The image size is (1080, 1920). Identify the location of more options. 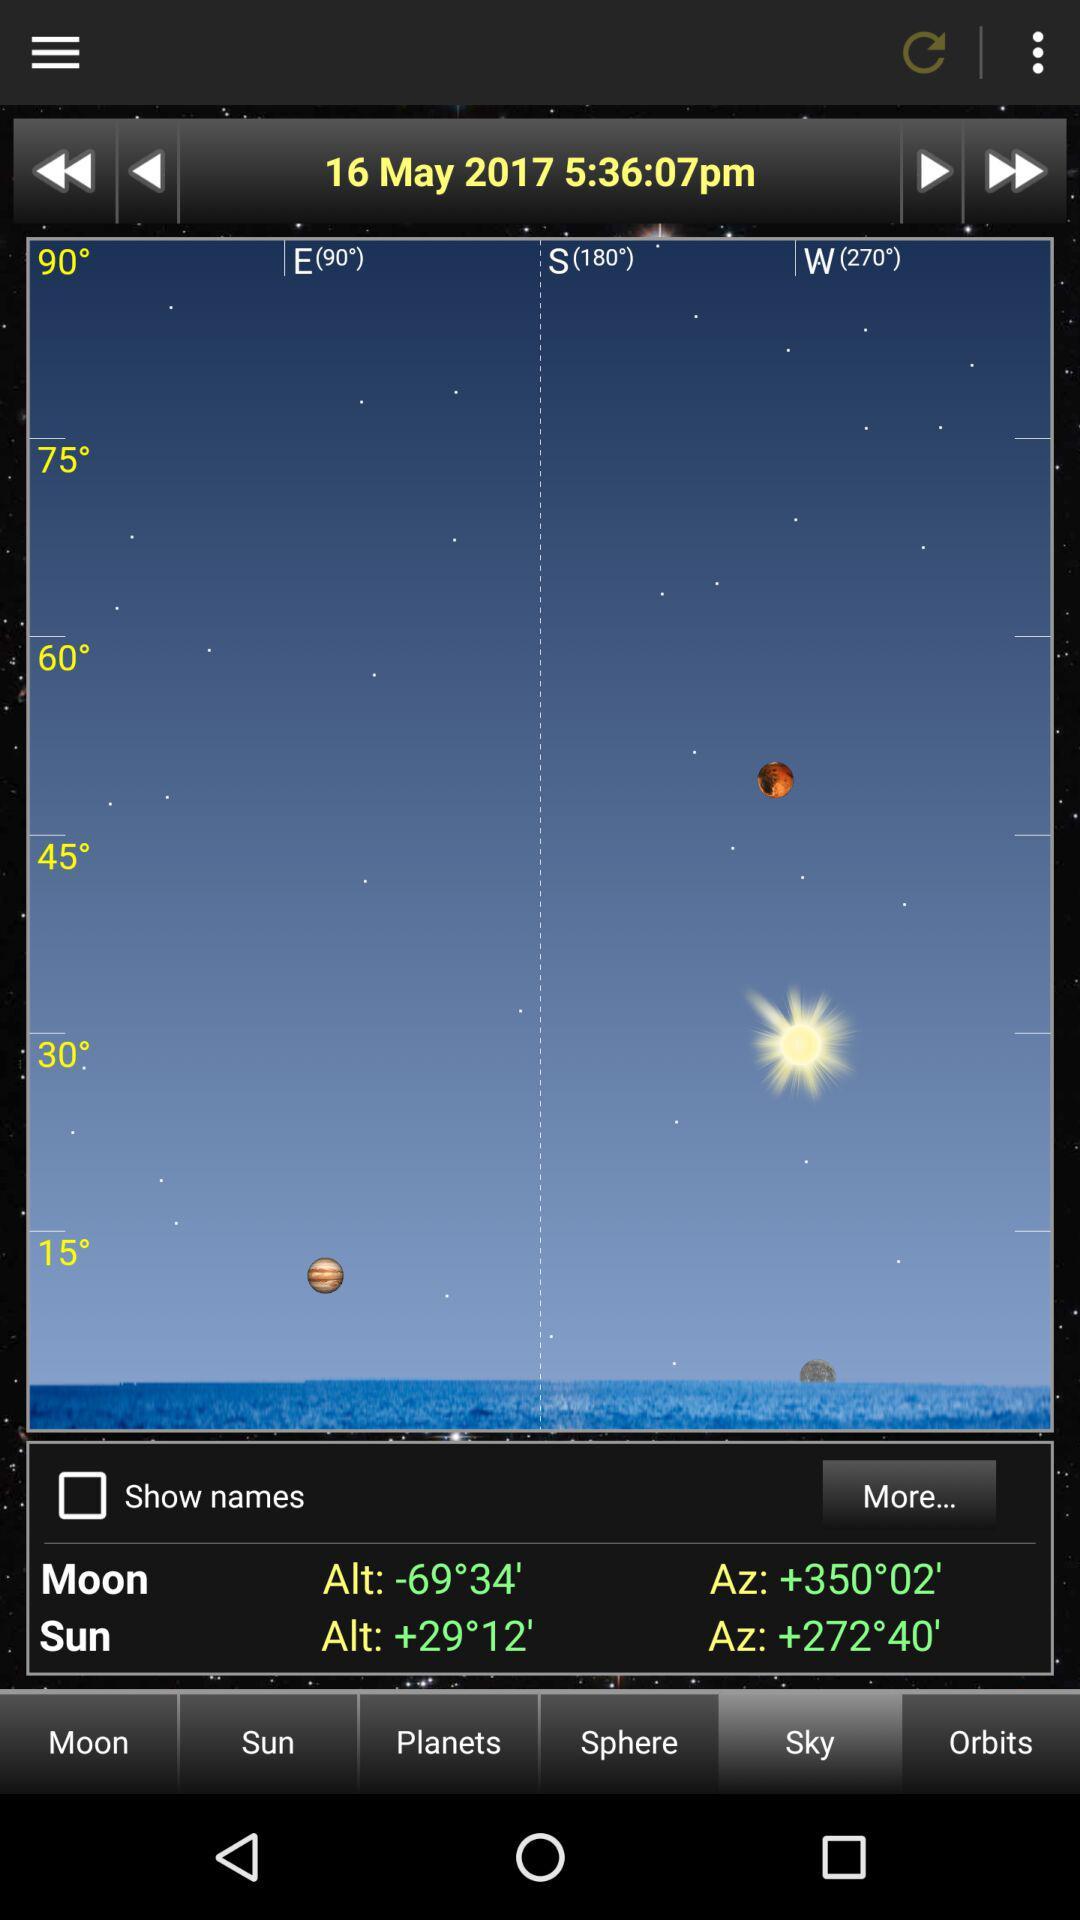
(1036, 52).